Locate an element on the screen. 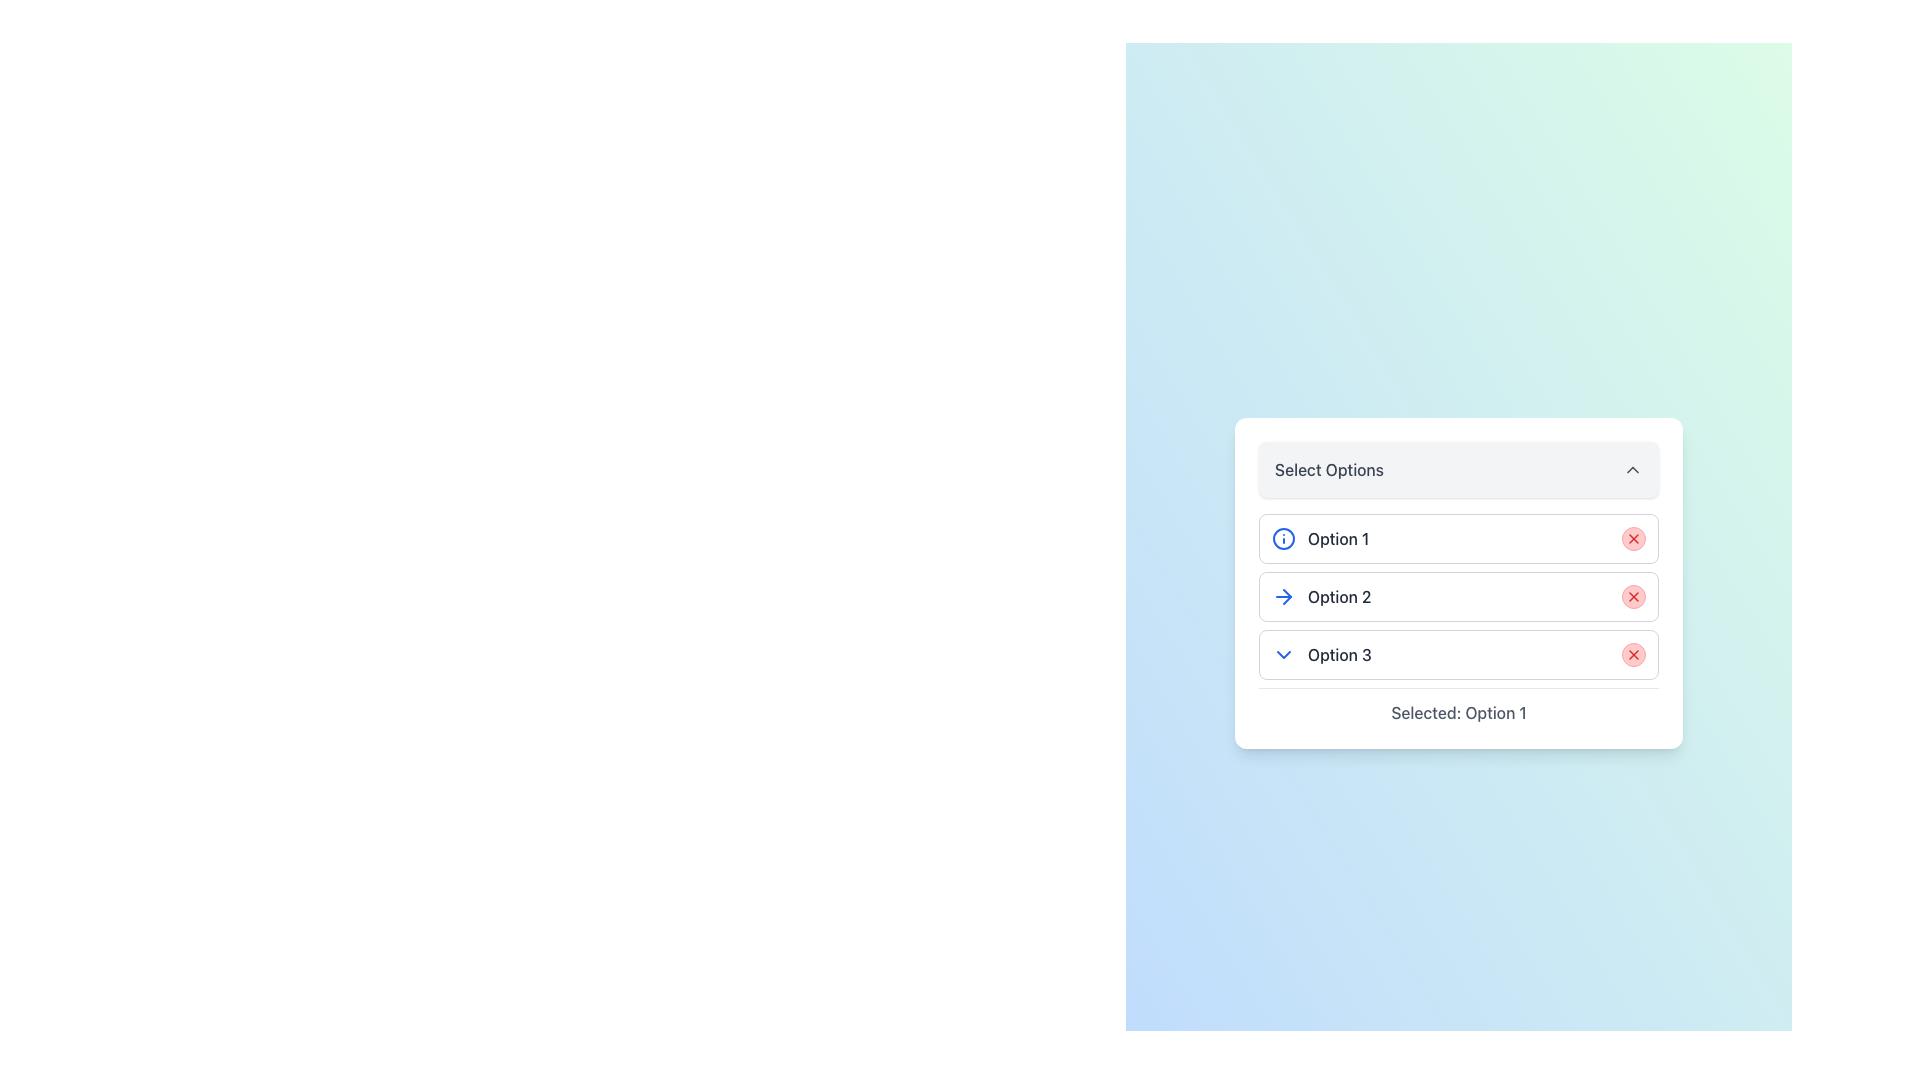  the circular red button with an 'X' icon is located at coordinates (1633, 536).